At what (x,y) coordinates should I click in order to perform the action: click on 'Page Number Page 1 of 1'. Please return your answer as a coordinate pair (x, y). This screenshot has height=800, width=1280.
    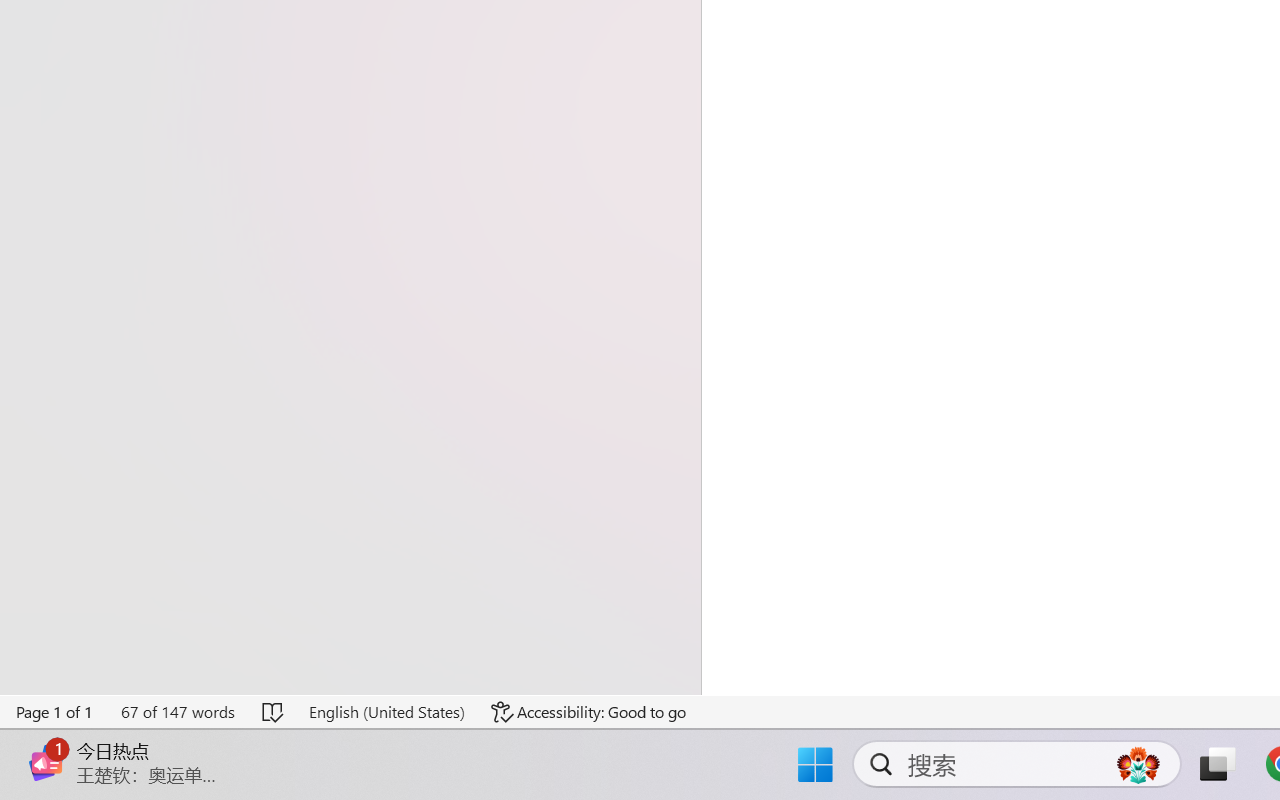
    Looking at the image, I should click on (55, 711).